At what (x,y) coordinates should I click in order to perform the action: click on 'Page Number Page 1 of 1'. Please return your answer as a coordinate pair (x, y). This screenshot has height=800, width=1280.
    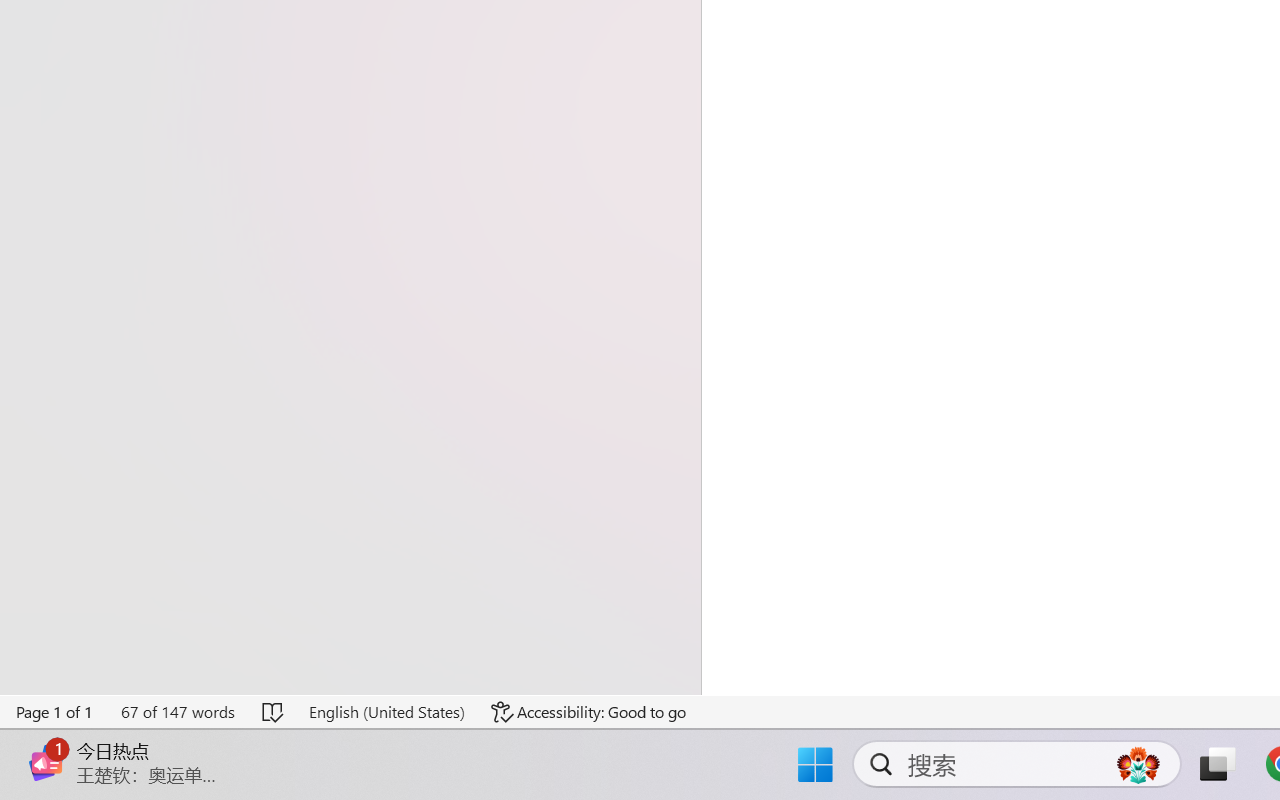
    Looking at the image, I should click on (55, 711).